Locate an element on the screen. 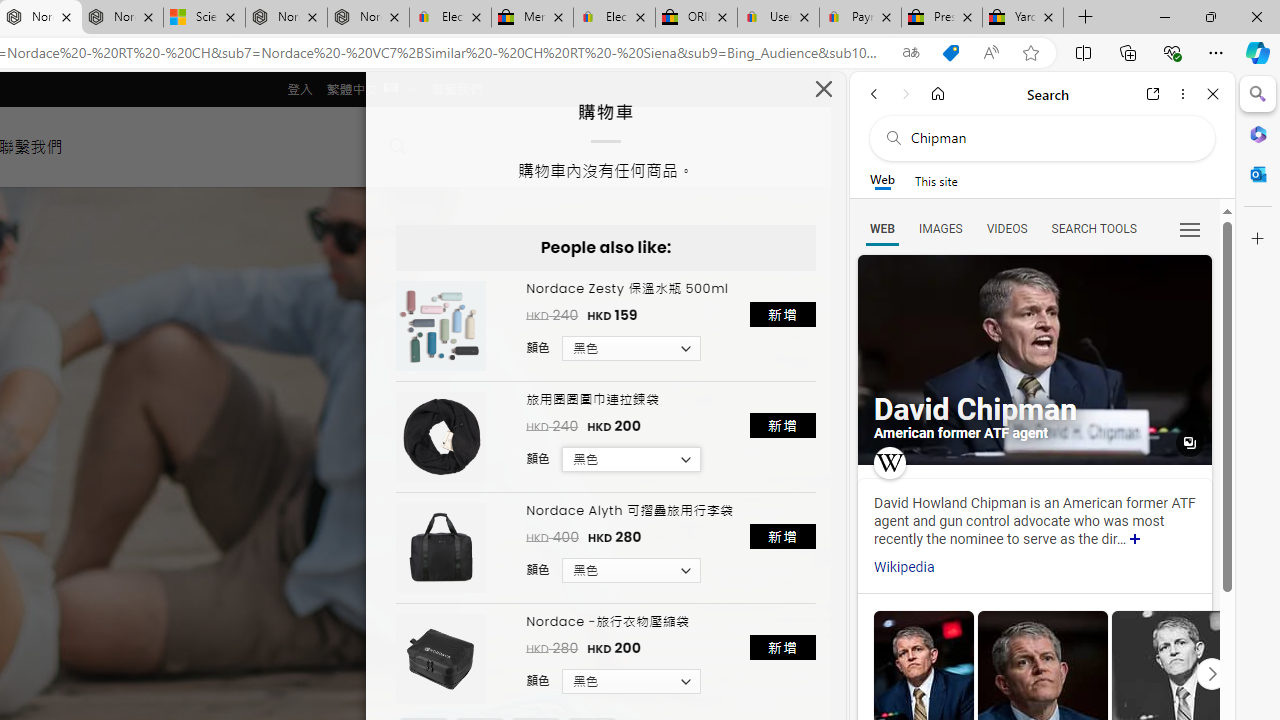 The height and width of the screenshot is (720, 1280). 'Payments Terms of Use | eBay.com' is located at coordinates (860, 17).